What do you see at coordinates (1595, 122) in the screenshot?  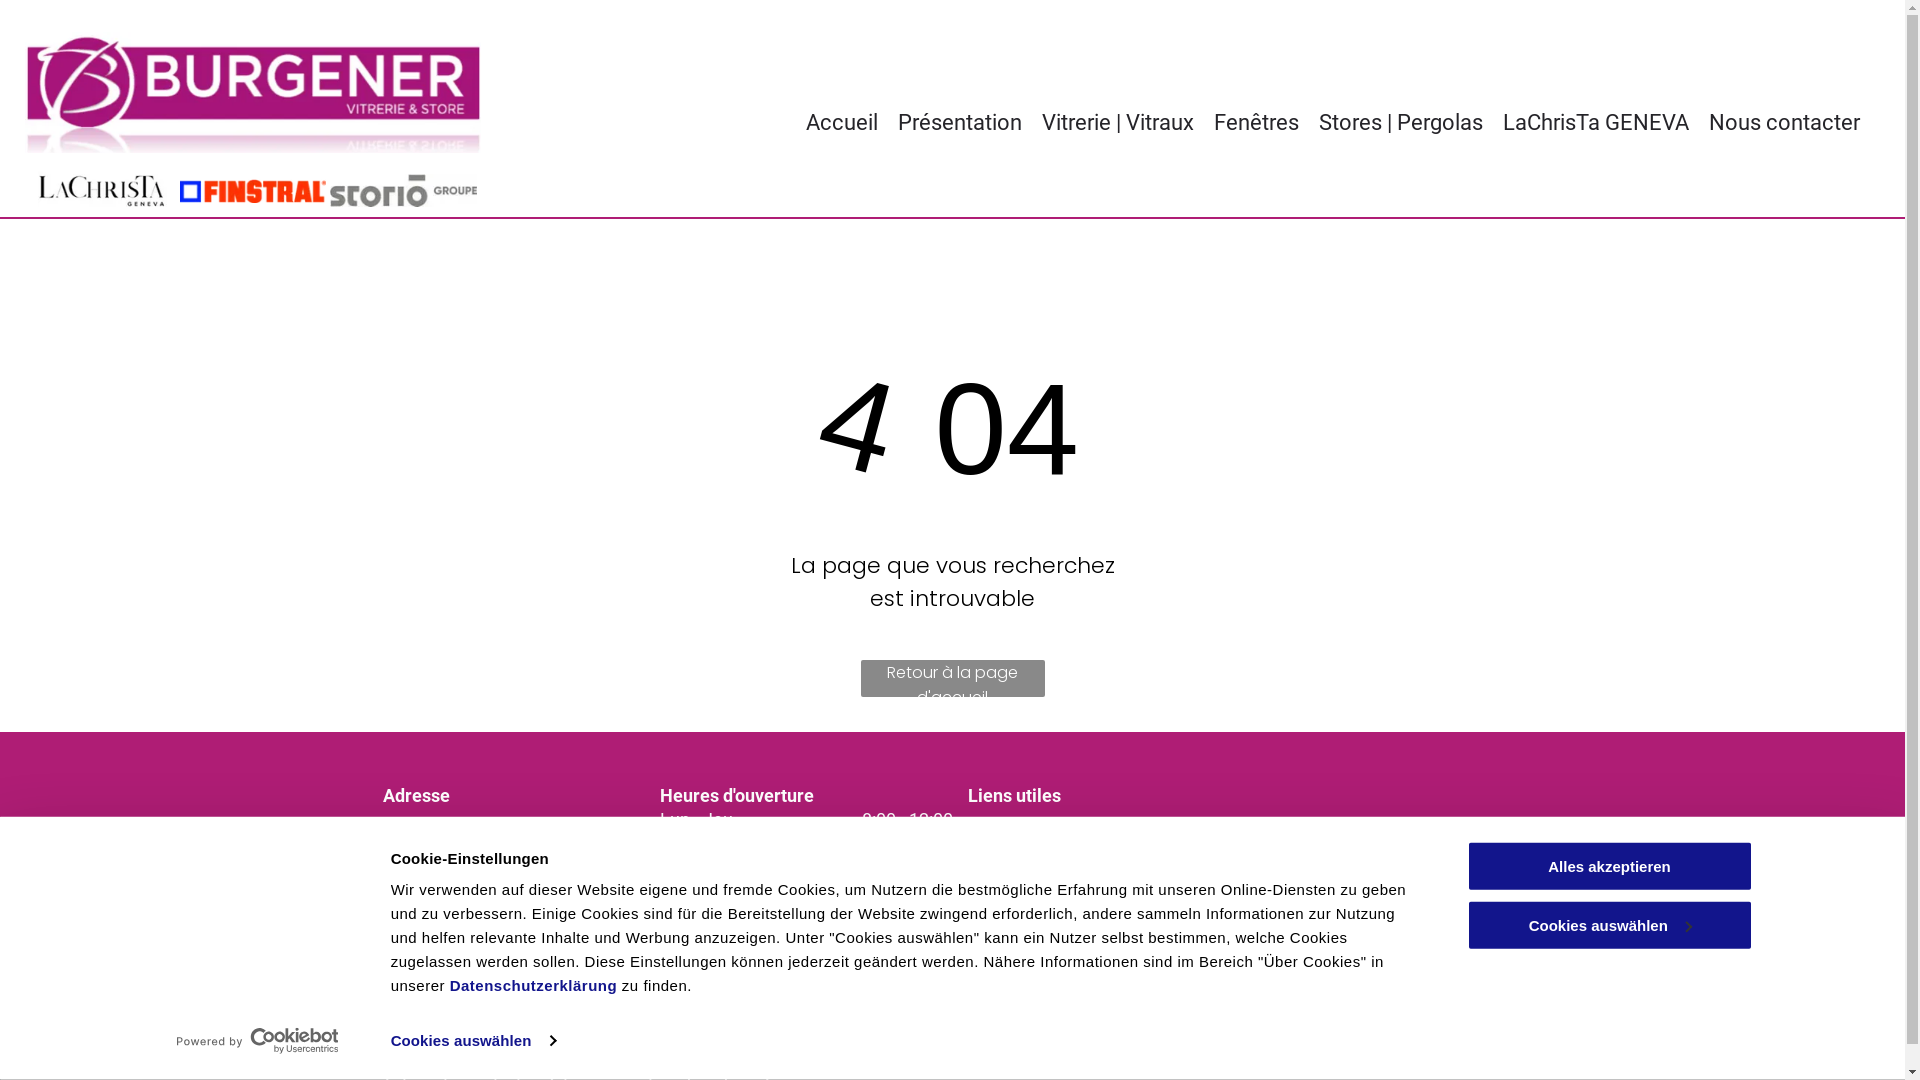 I see `'LaChrisTa GENEVA'` at bounding box center [1595, 122].